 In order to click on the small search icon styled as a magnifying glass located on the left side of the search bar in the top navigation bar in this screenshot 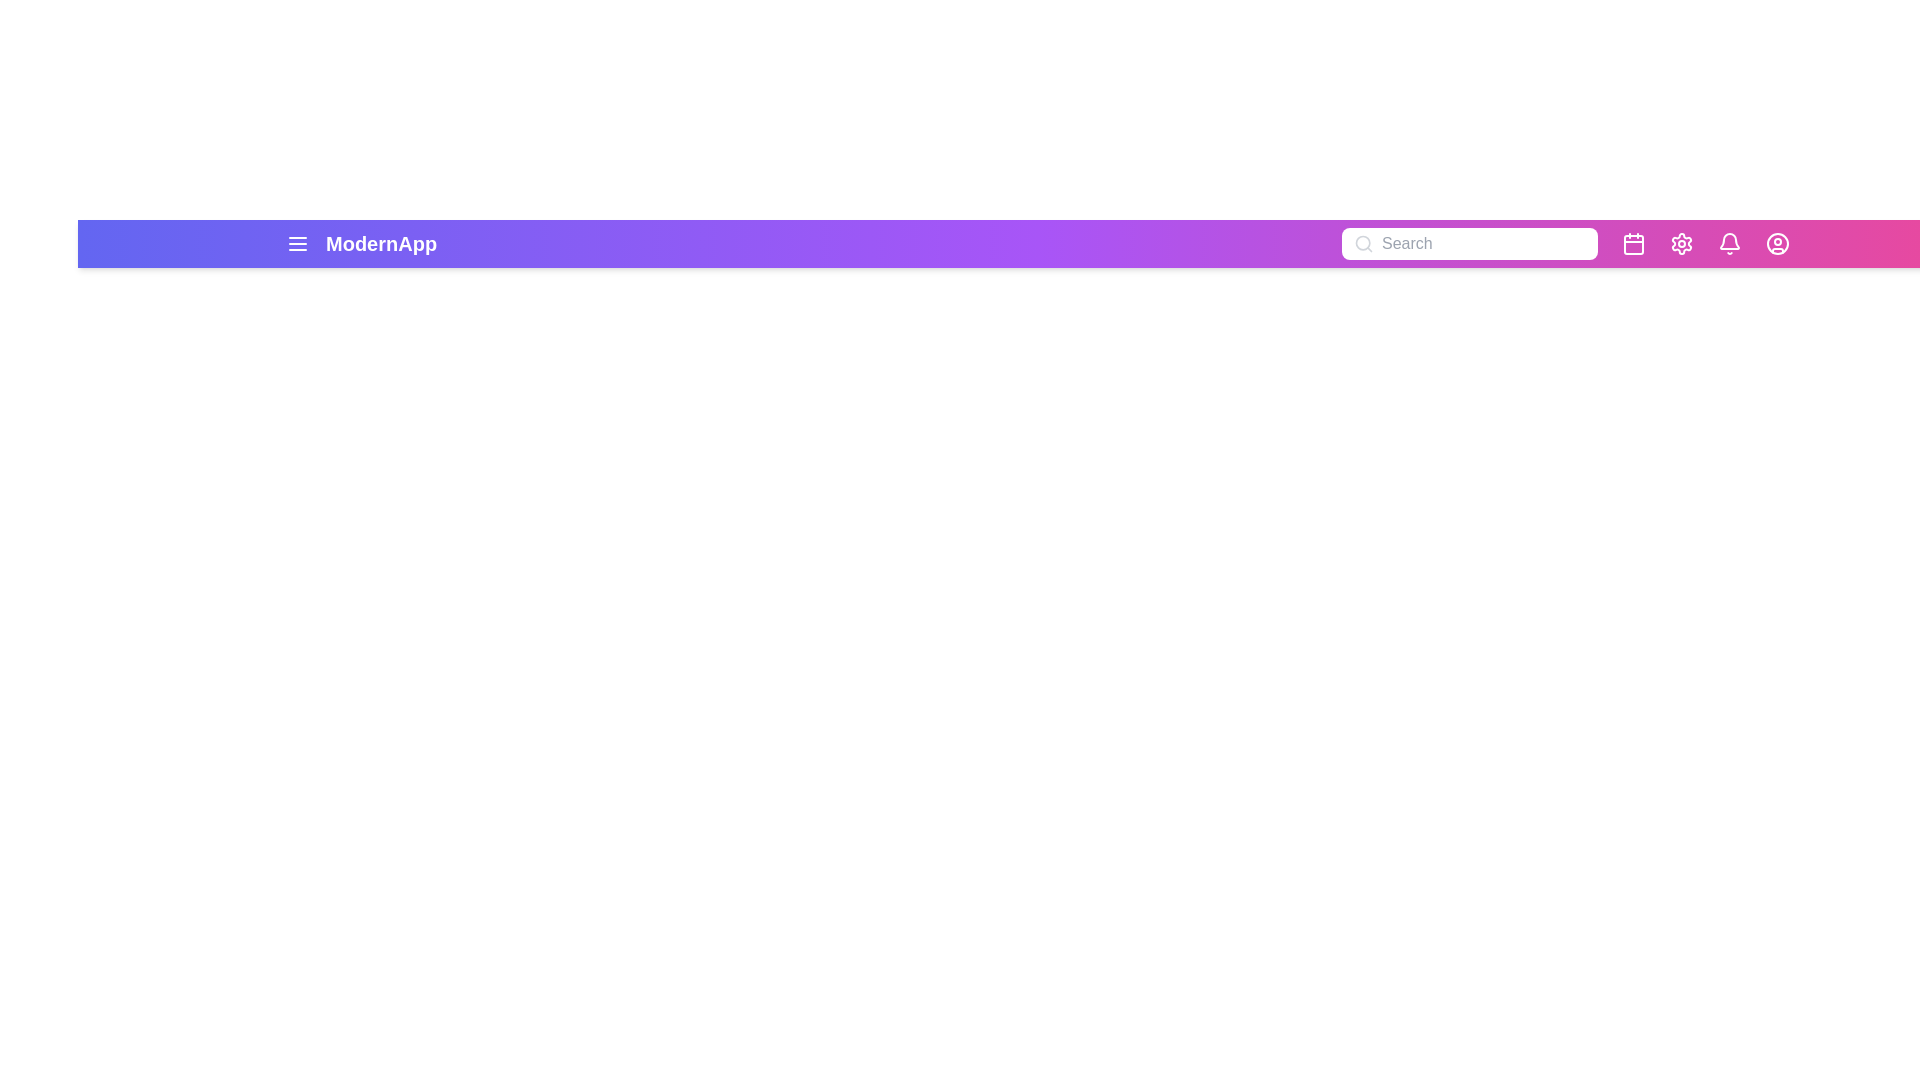, I will do `click(1362, 242)`.